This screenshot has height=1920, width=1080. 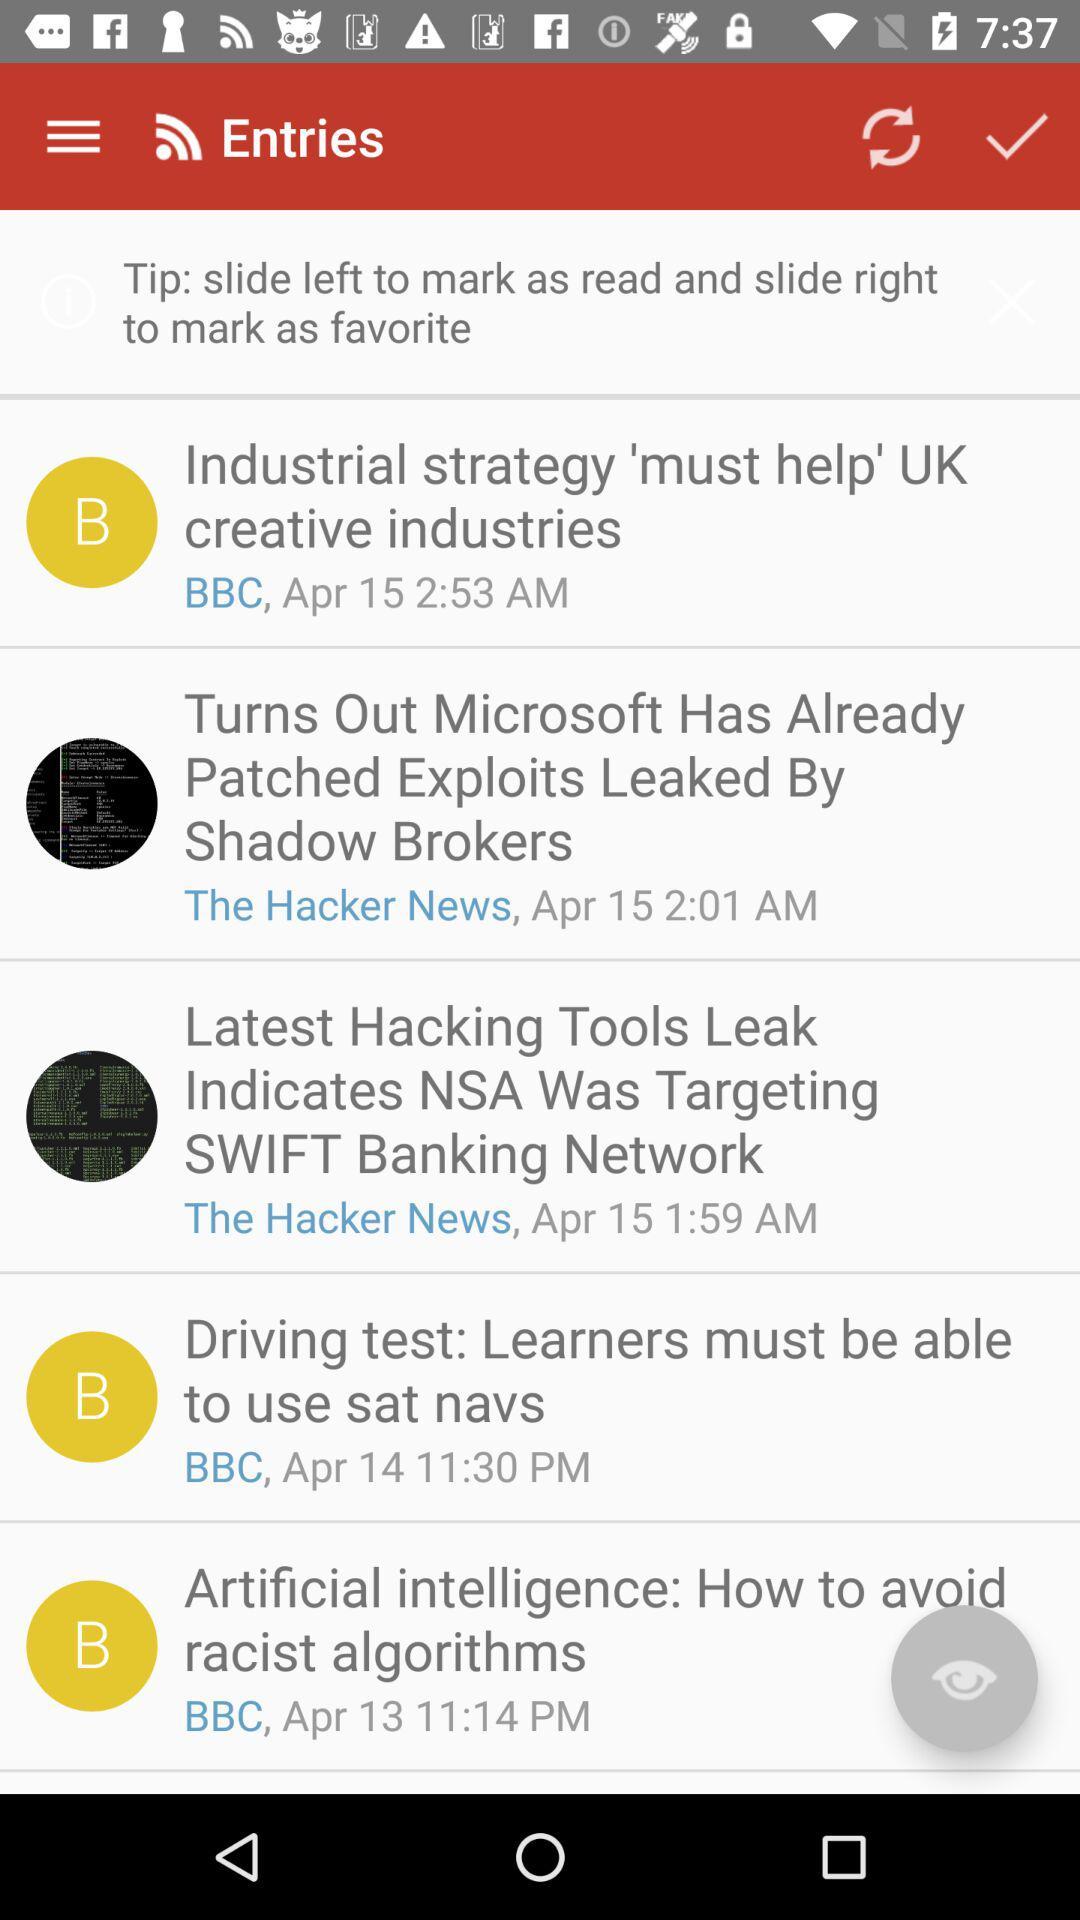 I want to click on icon next to the entries, so click(x=890, y=135).